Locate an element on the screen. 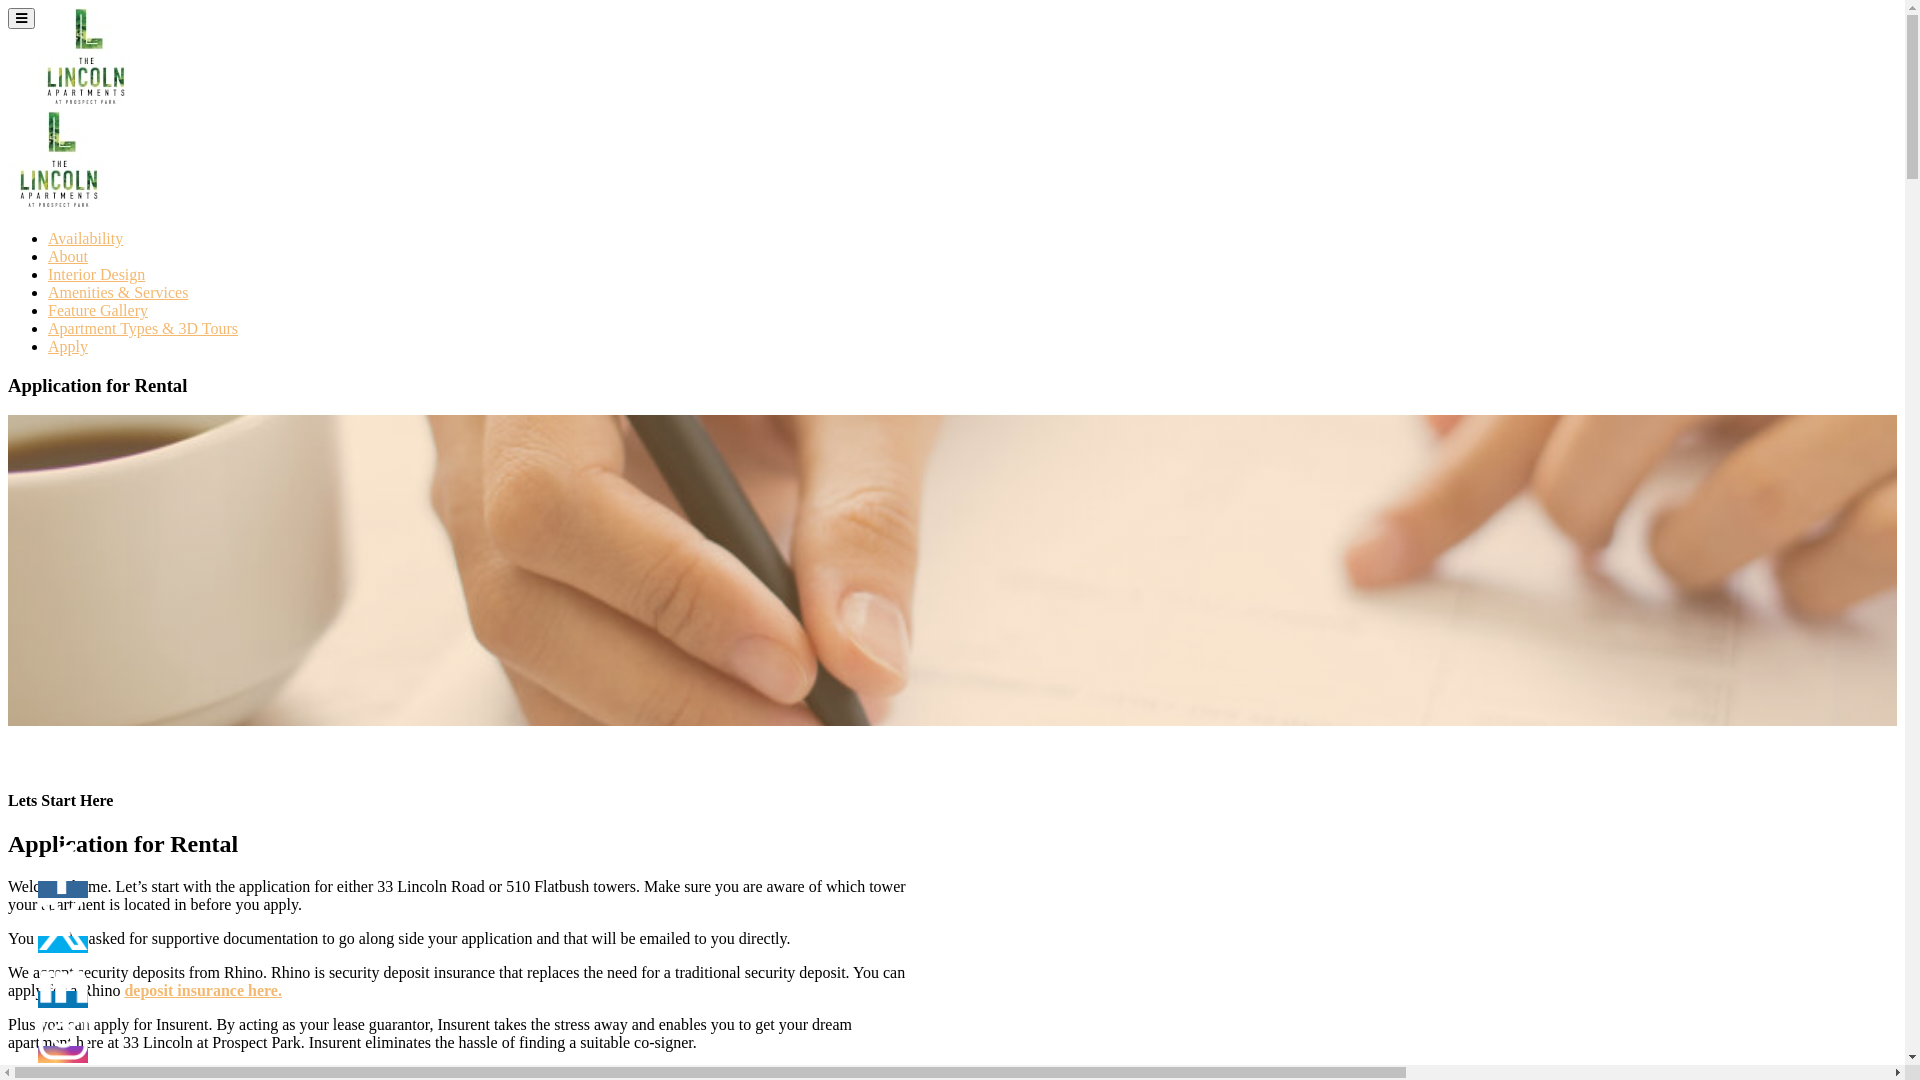  'Apply' is located at coordinates (67, 345).